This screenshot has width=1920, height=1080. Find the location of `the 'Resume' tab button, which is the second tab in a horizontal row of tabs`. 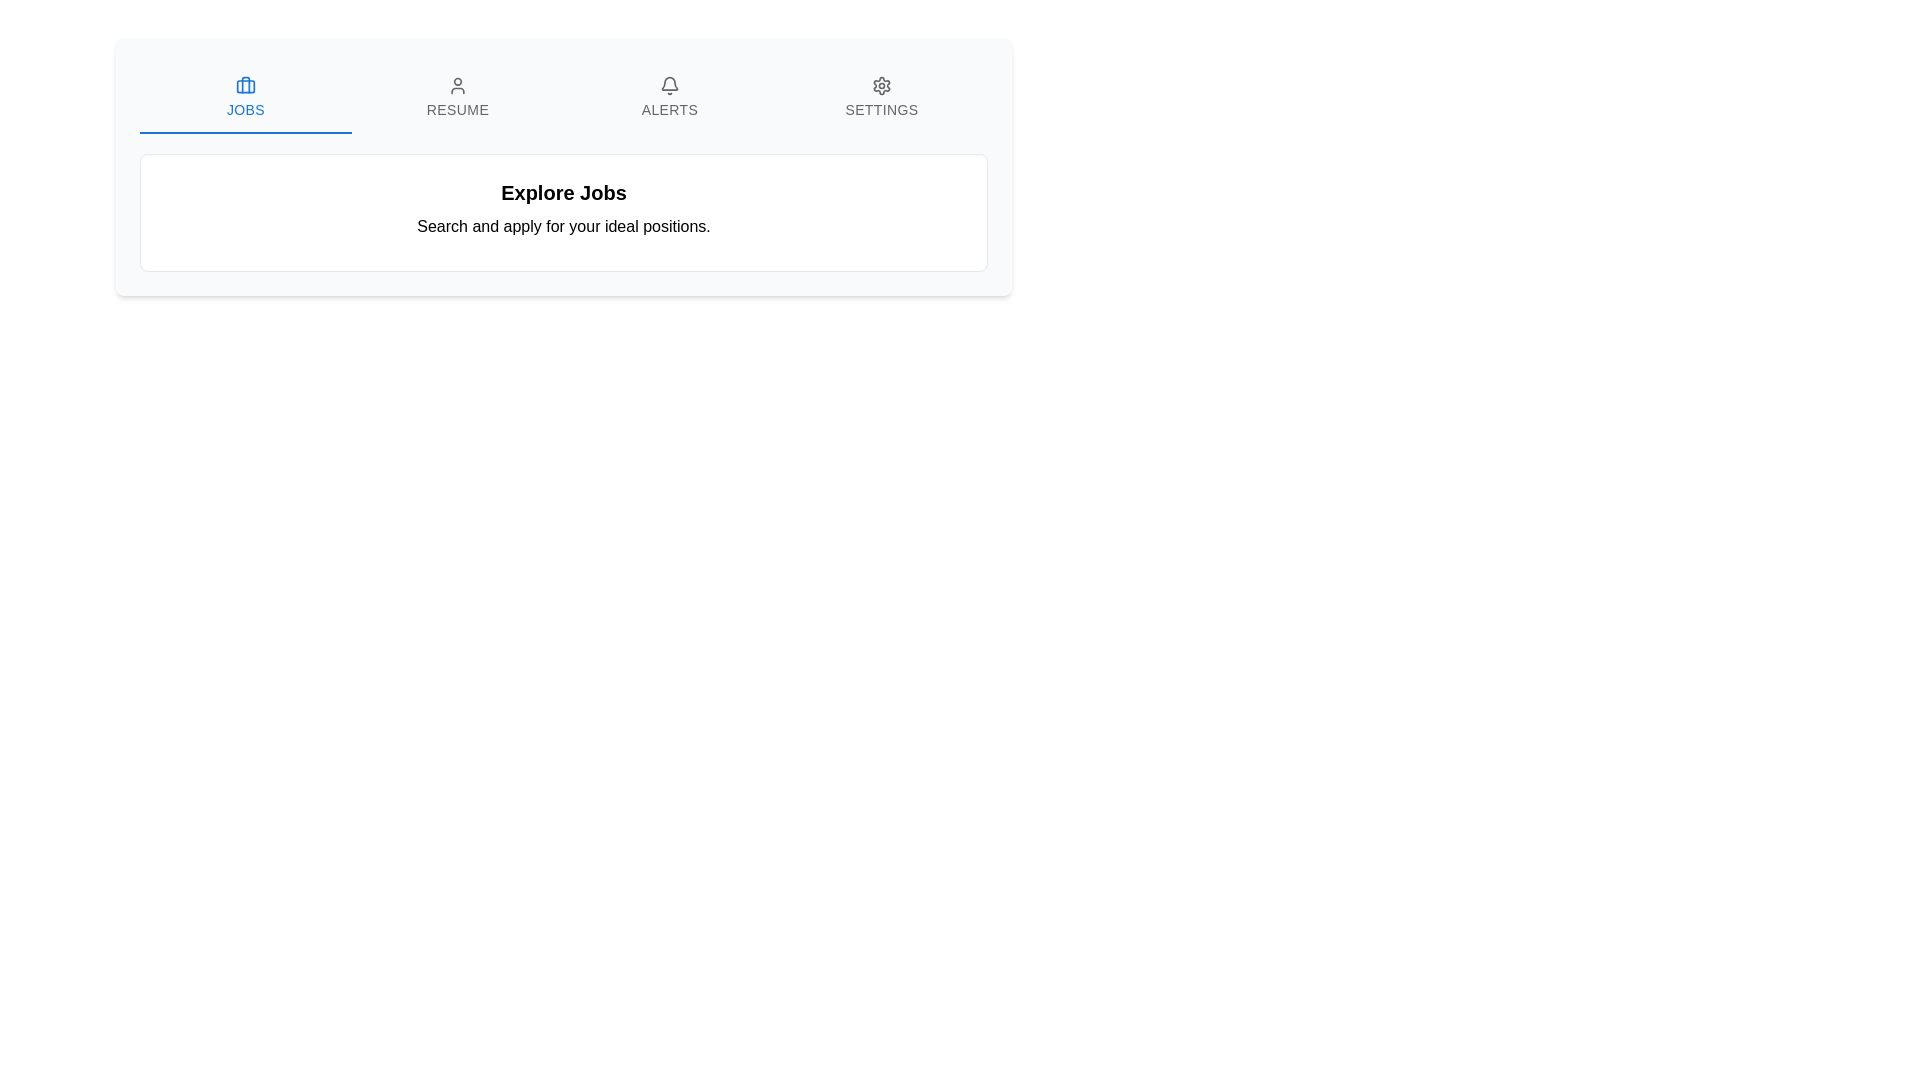

the 'Resume' tab button, which is the second tab in a horizontal row of tabs is located at coordinates (456, 97).